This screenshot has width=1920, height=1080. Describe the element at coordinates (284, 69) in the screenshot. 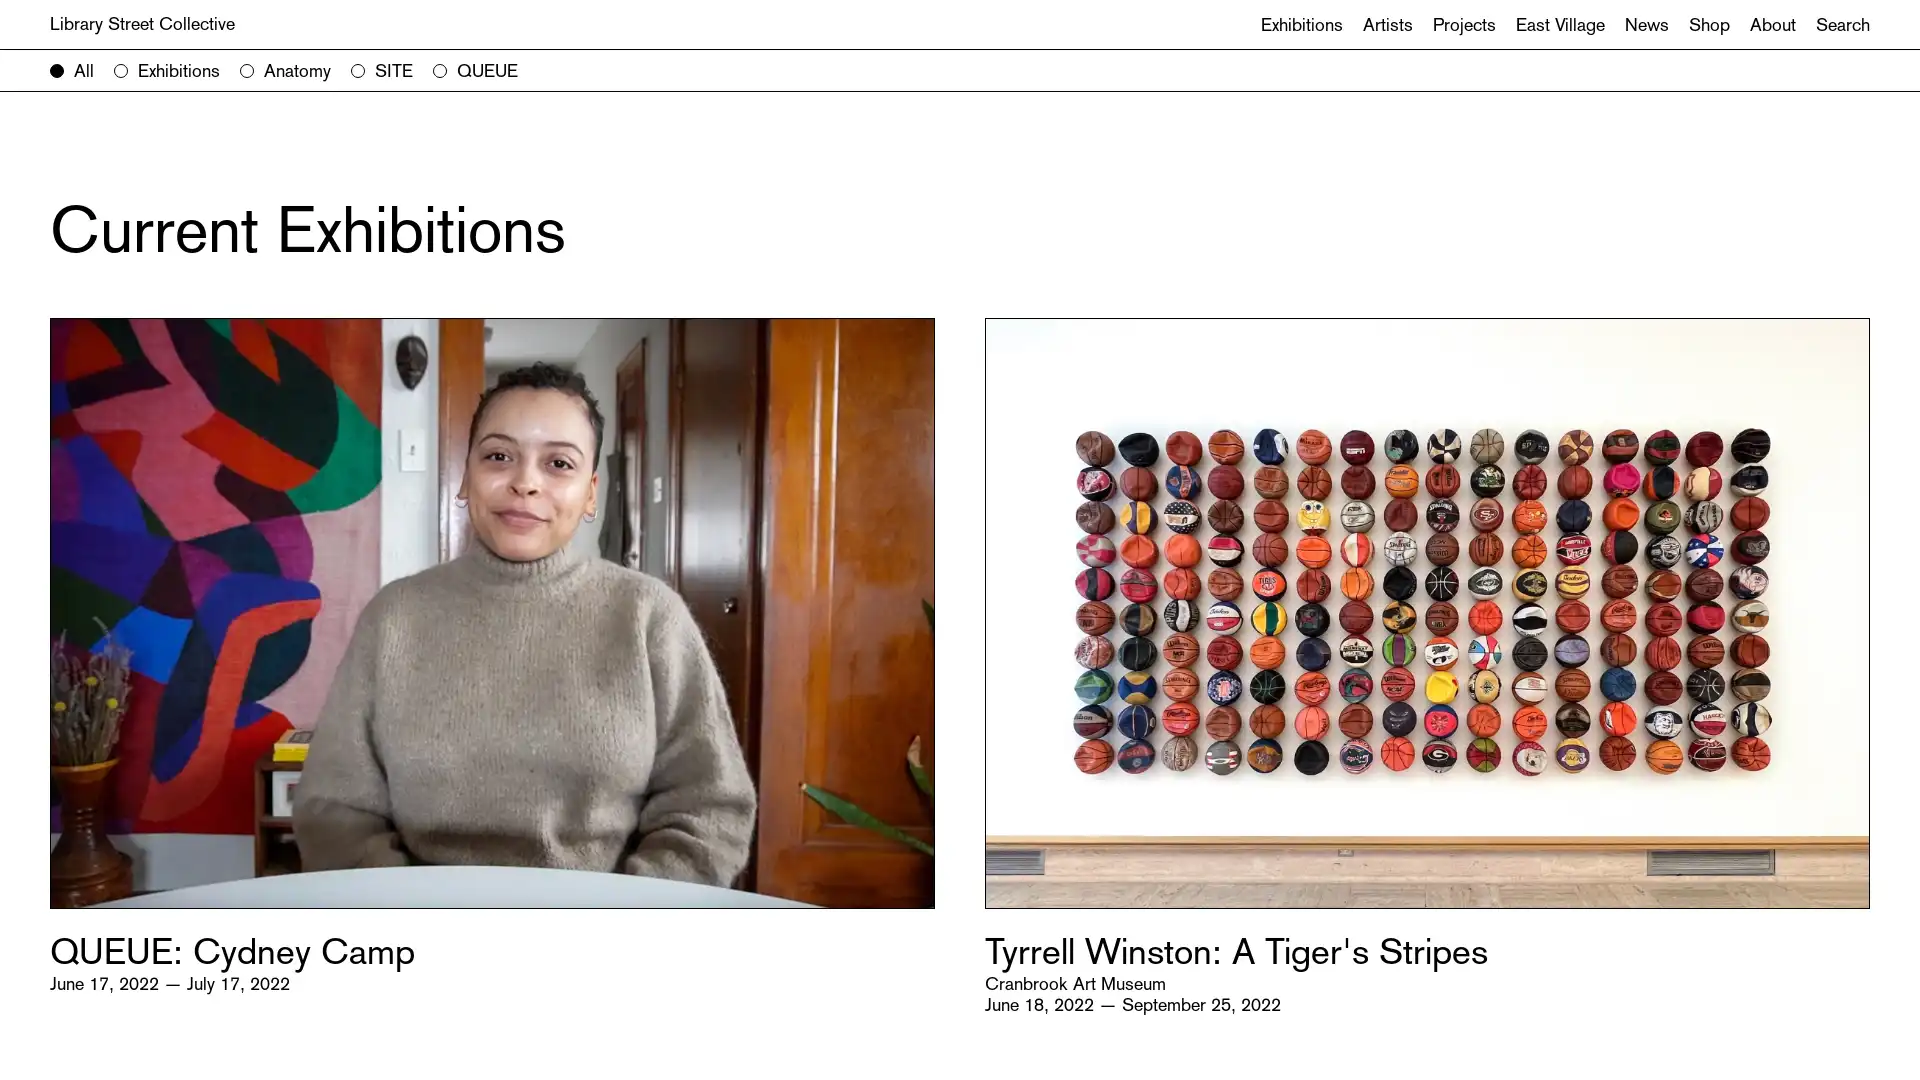

I see `Anatomy` at that location.